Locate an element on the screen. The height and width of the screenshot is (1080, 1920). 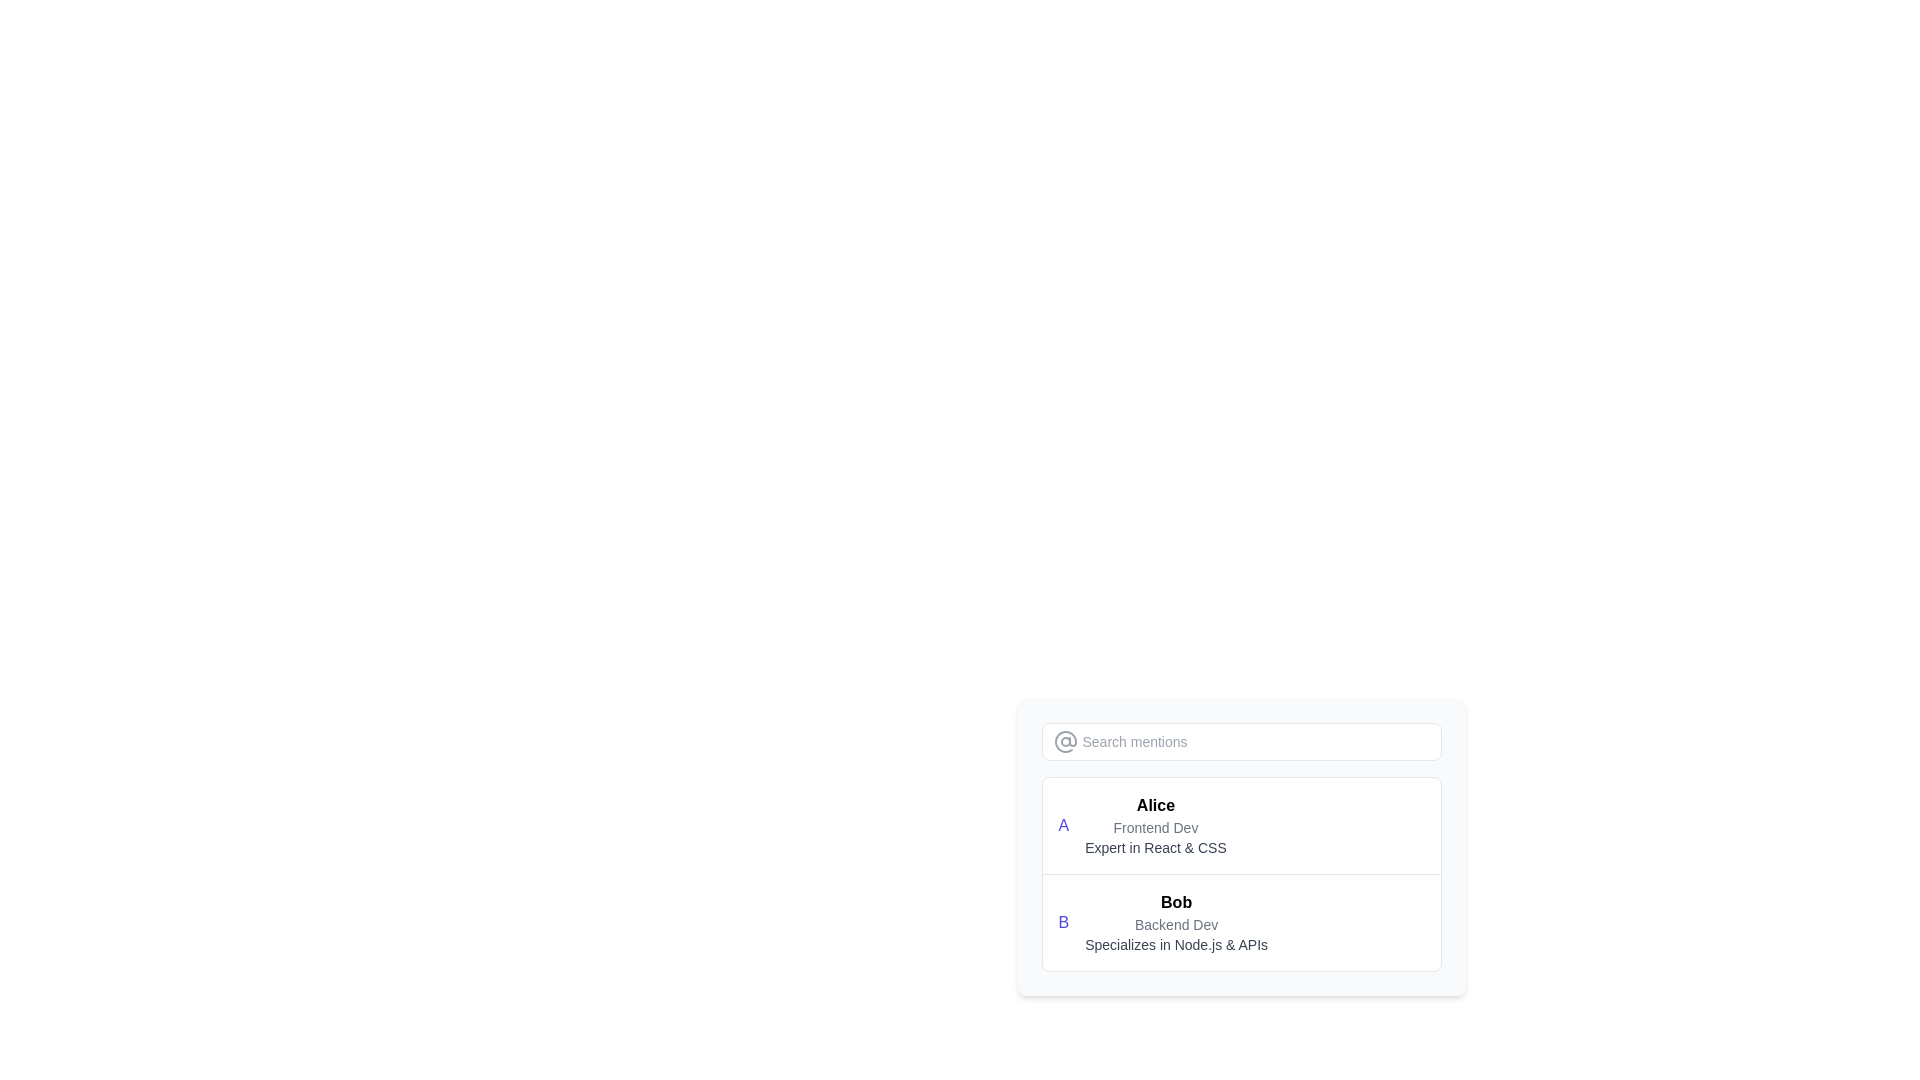
the Profile summary card for user 'Bob', which contains details about their role as 'Backend Dev' and specialization in 'Node.js & APIs' is located at coordinates (1240, 922).